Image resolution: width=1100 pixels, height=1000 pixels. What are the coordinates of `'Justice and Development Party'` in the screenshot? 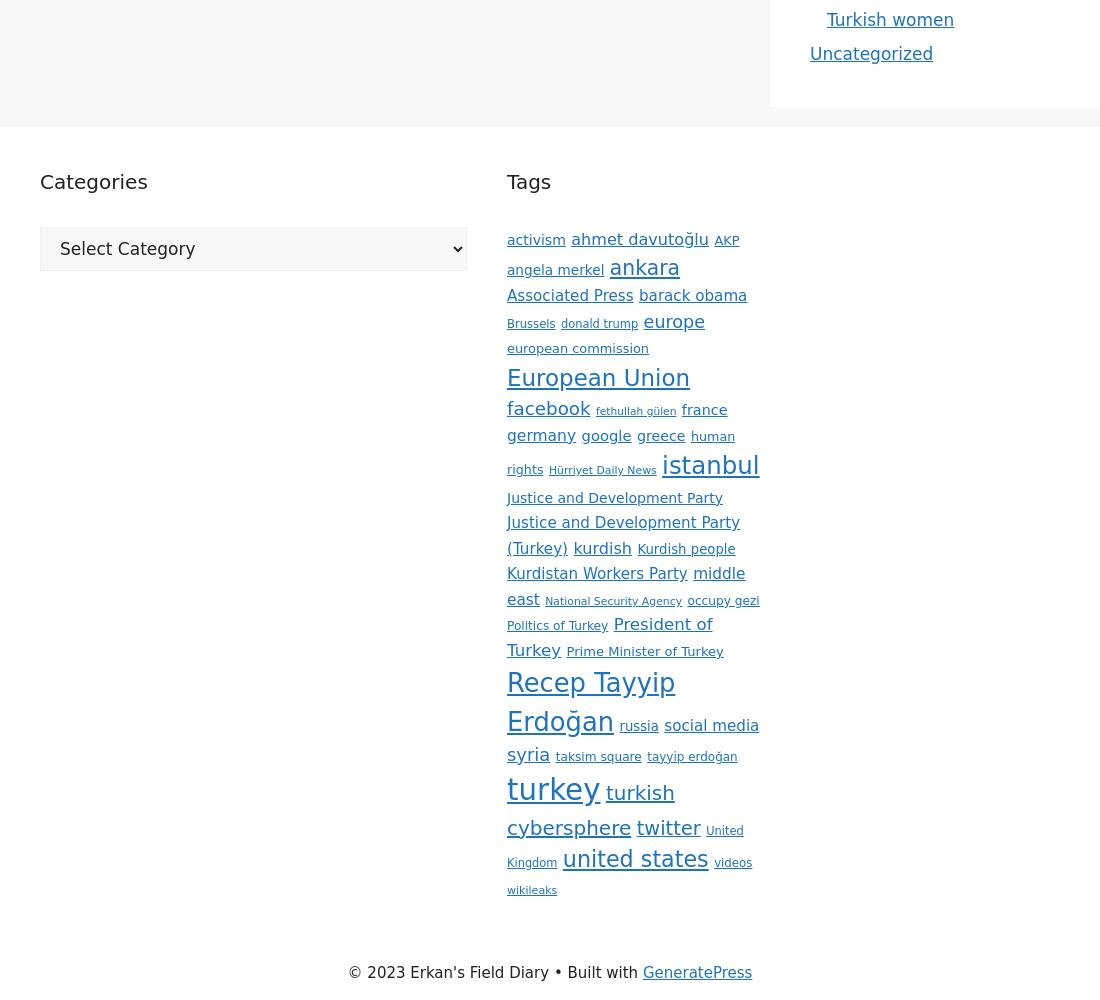 It's located at (614, 496).